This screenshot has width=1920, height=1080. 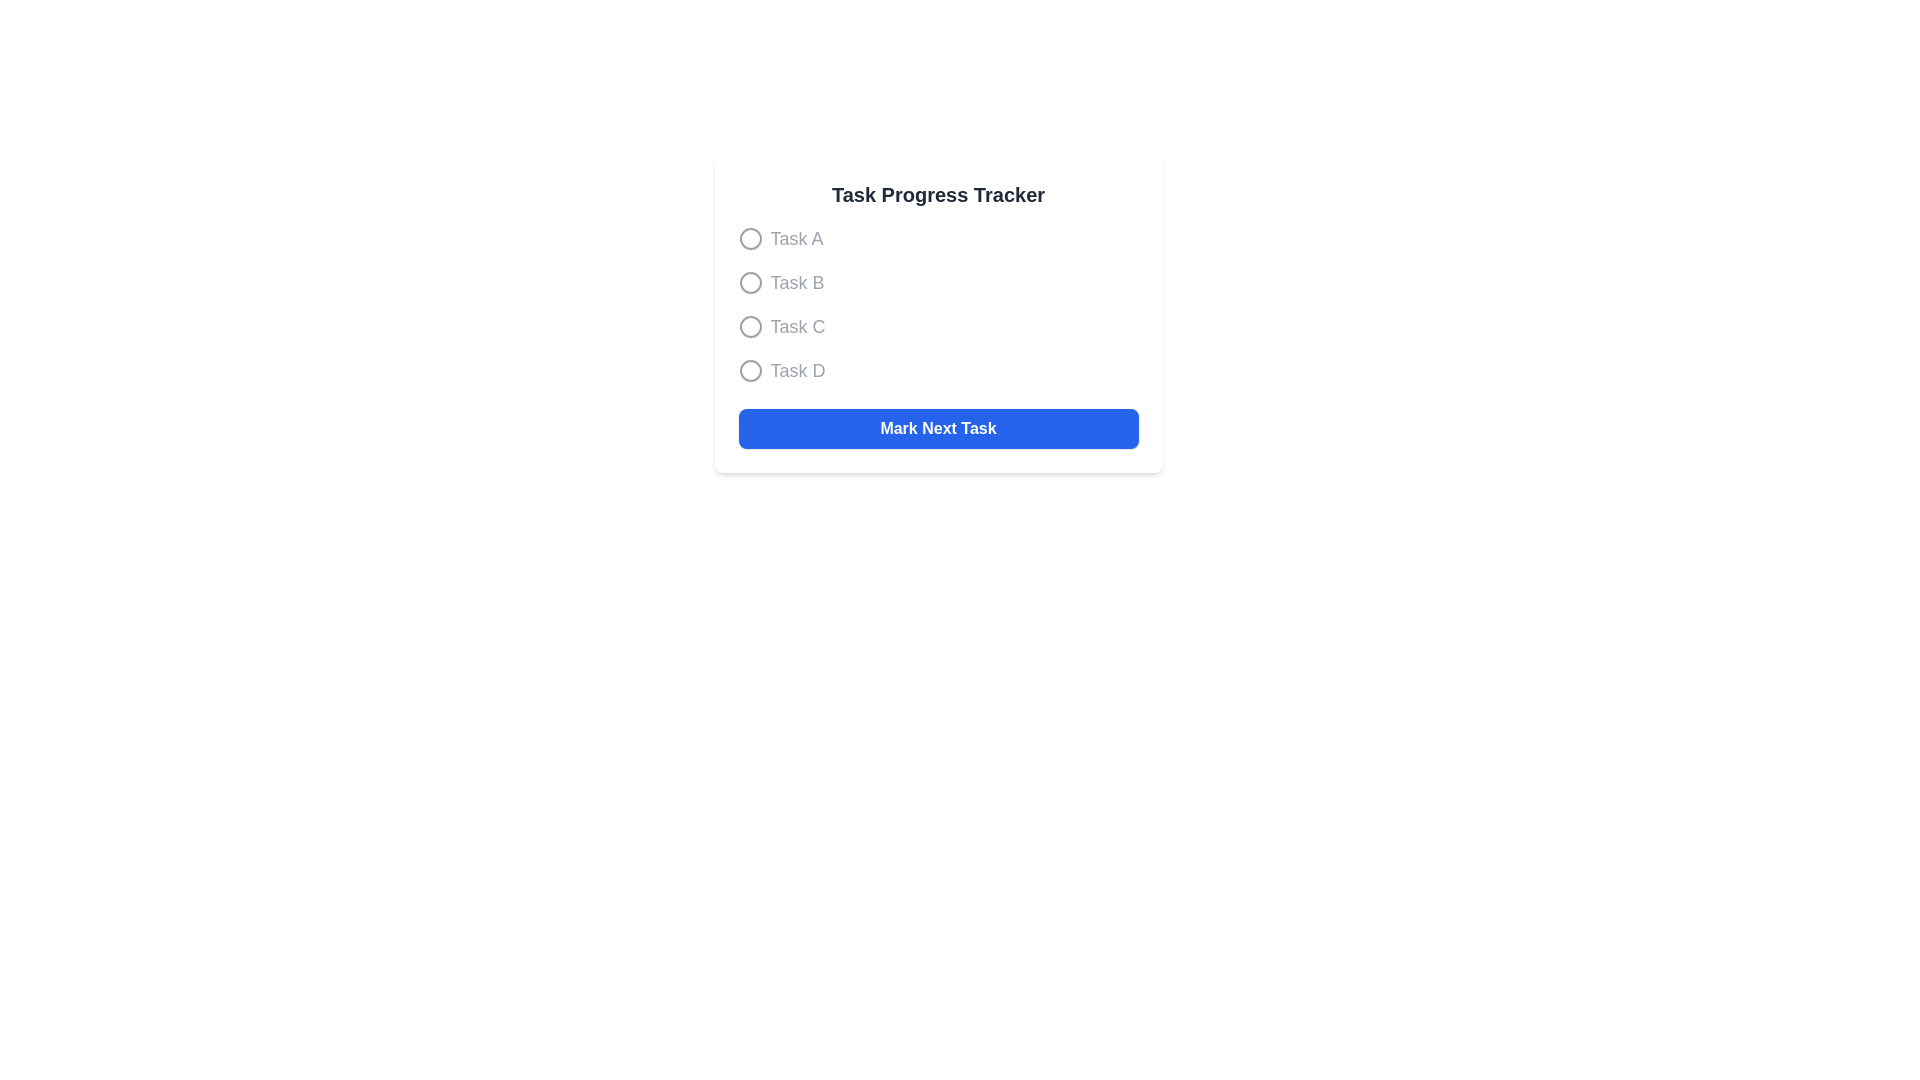 What do you see at coordinates (937, 370) in the screenshot?
I see `the fourth selectable task option in the list, located directly beneath 'Task C'` at bounding box center [937, 370].